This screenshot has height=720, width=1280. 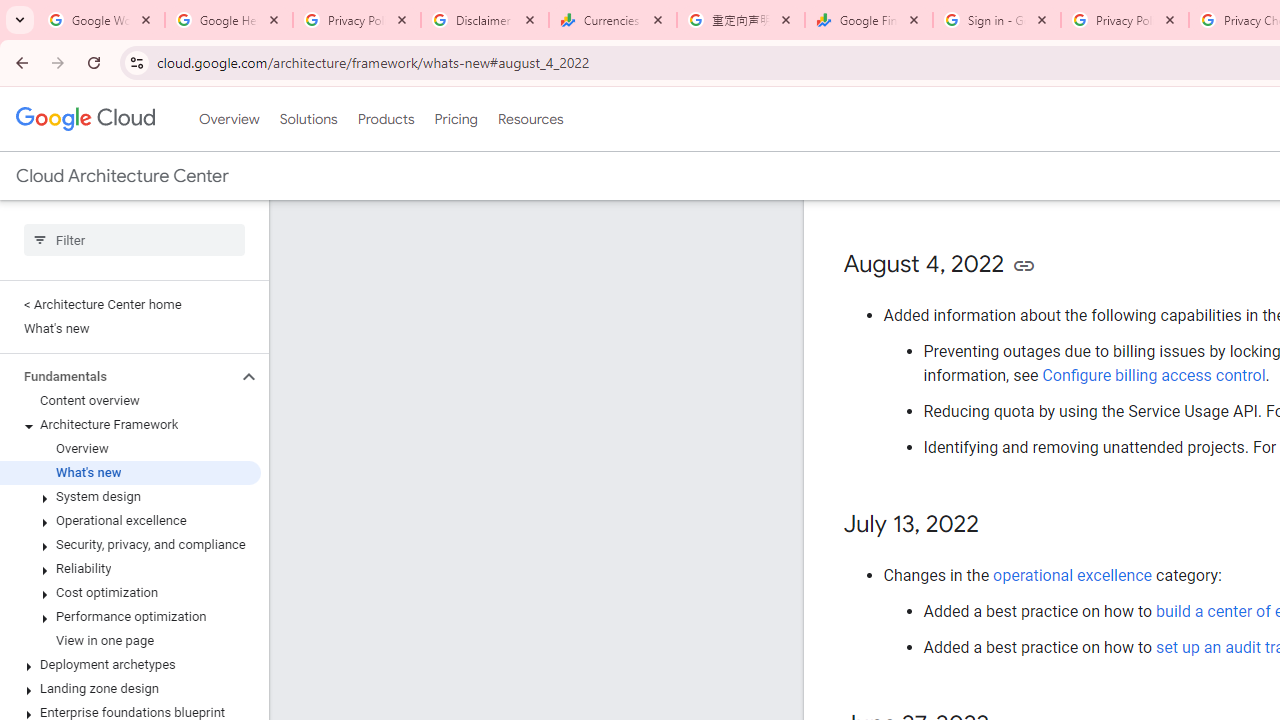 What do you see at coordinates (129, 424) in the screenshot?
I see `'Architecture Framework'` at bounding box center [129, 424].